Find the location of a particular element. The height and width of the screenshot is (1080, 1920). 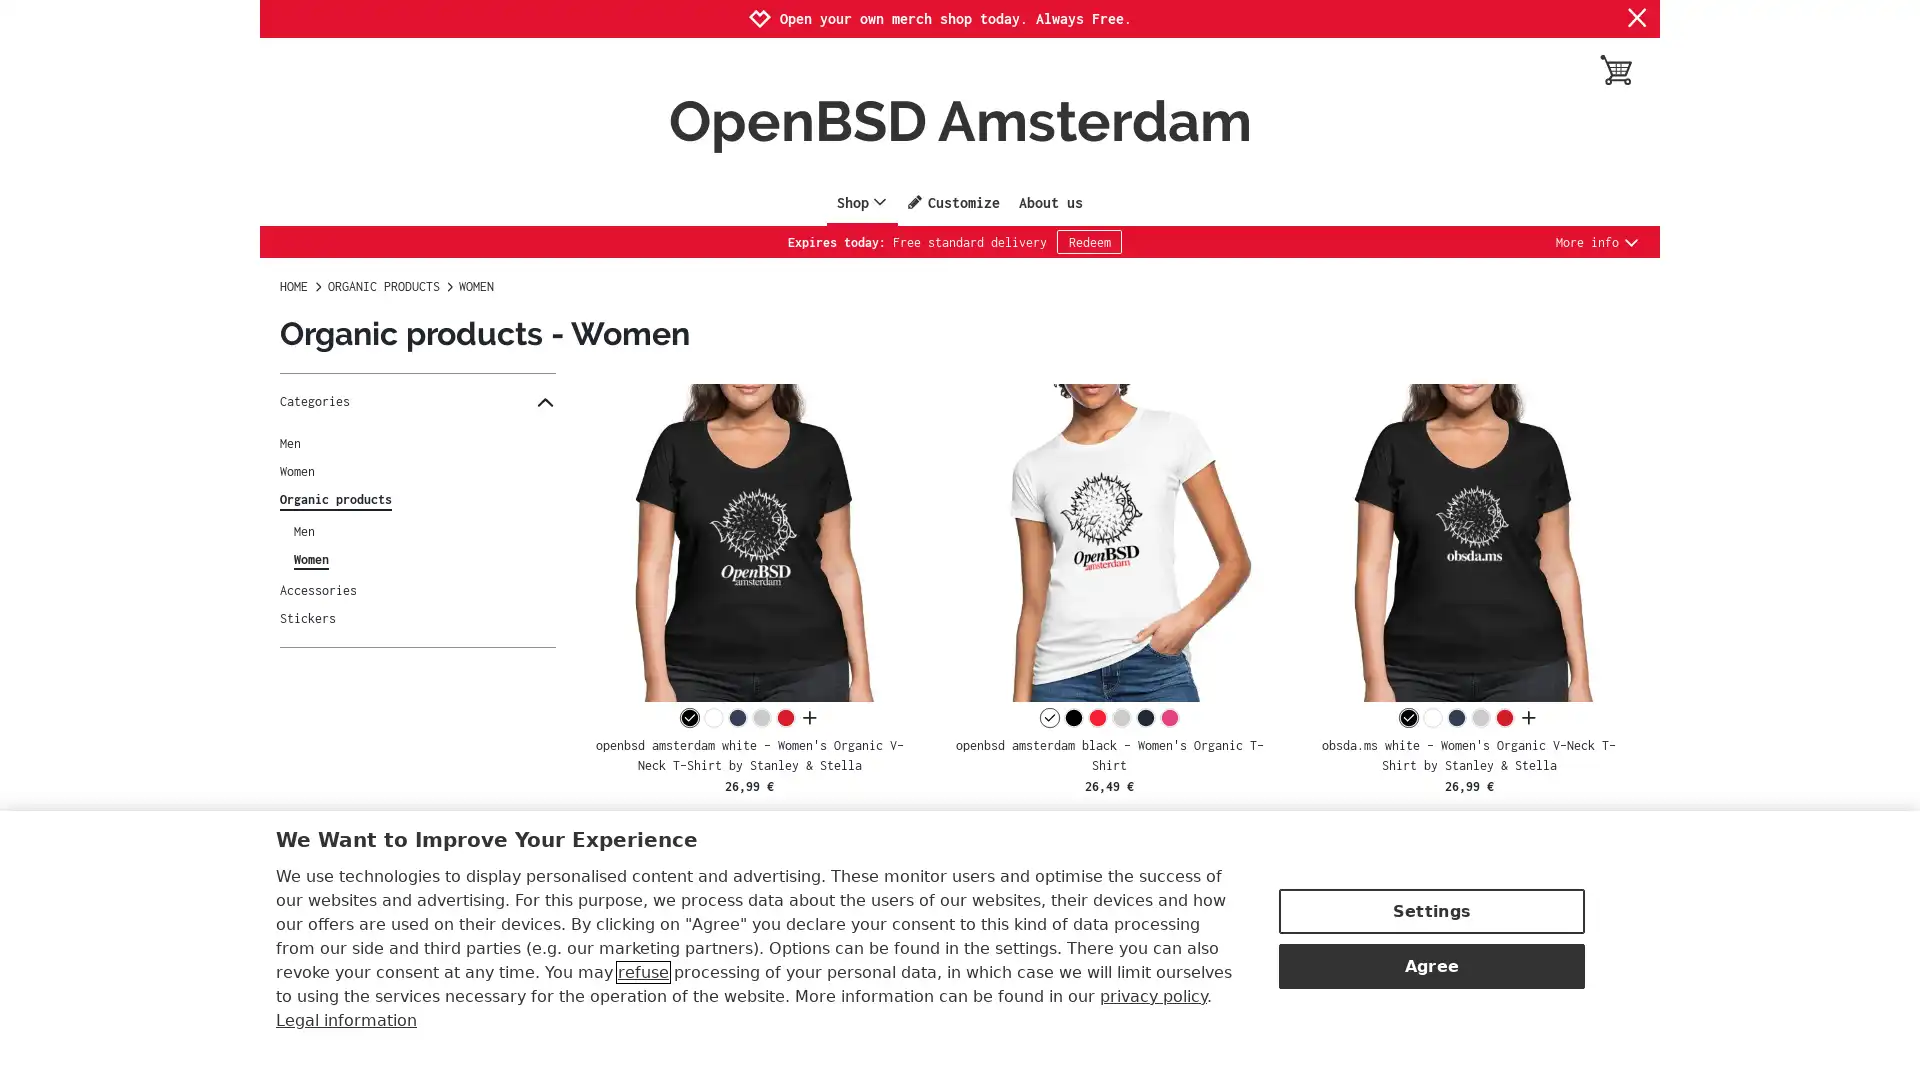

openbsd amsterdam black - Women's Organic T-Shirt is located at coordinates (1107, 543).